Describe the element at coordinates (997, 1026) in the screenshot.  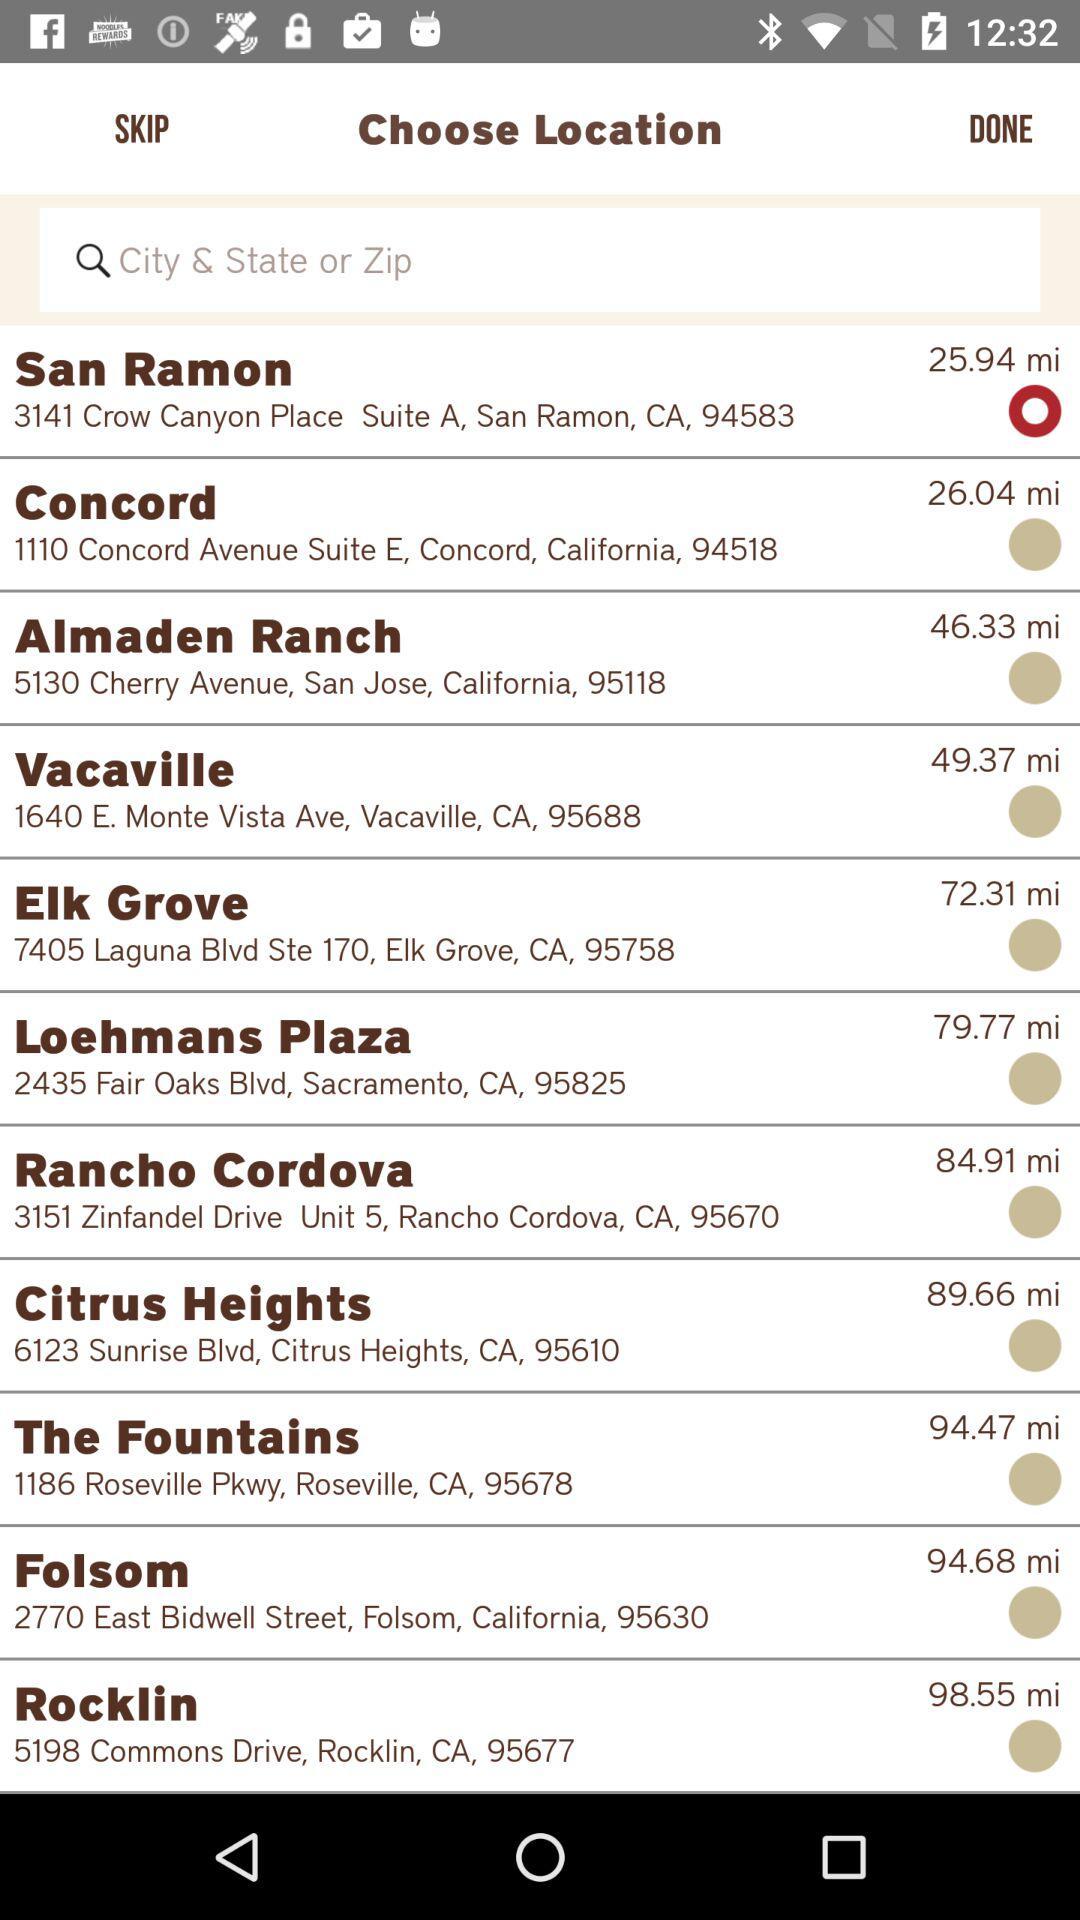
I see `79.77 mi` at that location.